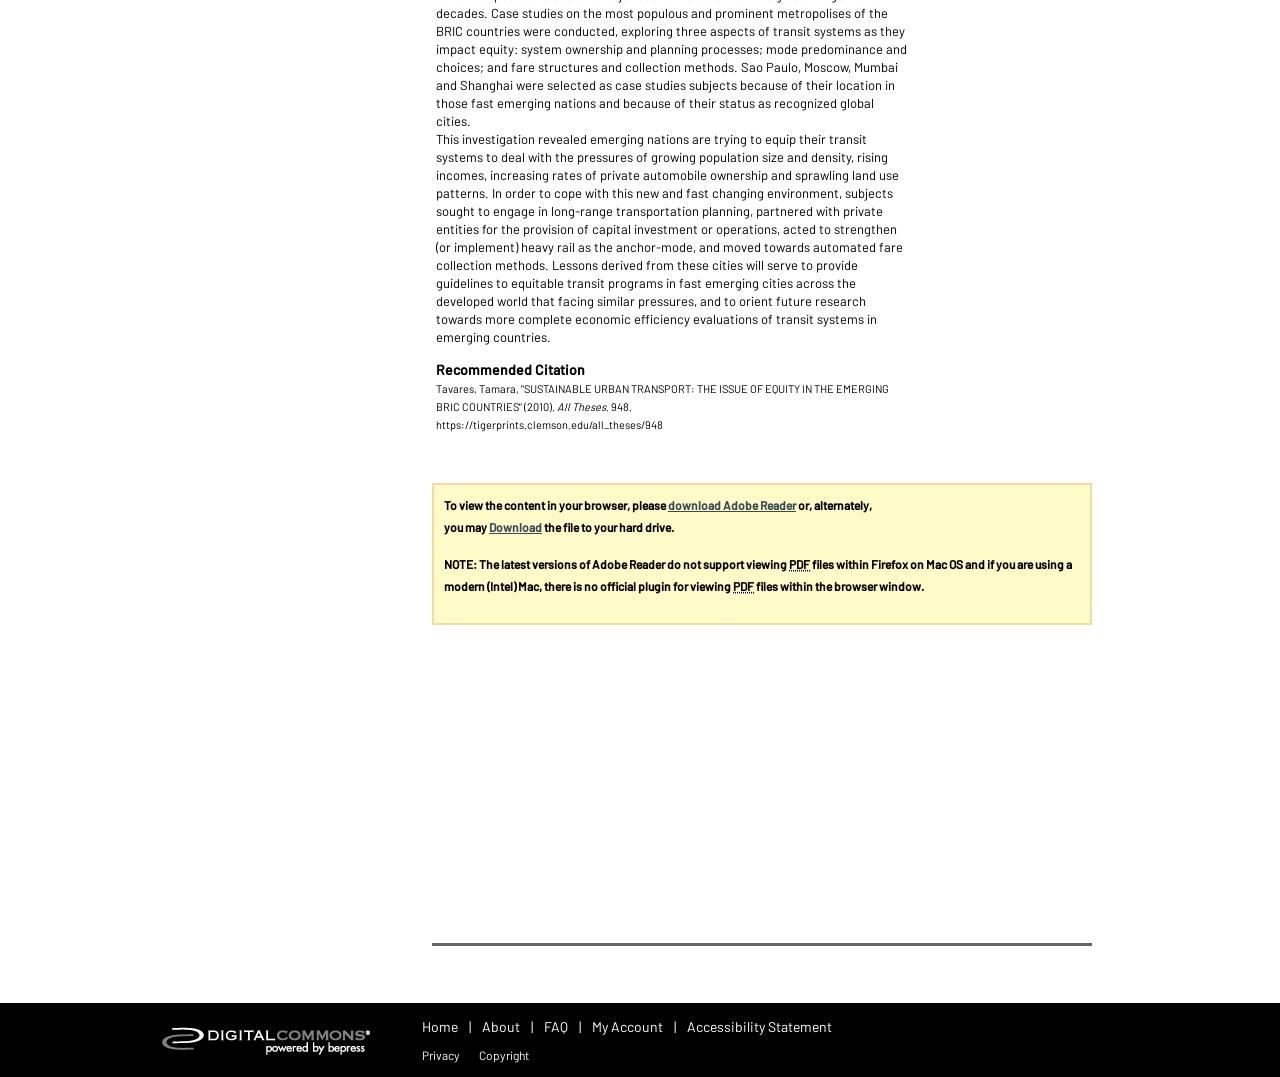 The image size is (1280, 1077). I want to click on 'files within the browser window.', so click(839, 584).